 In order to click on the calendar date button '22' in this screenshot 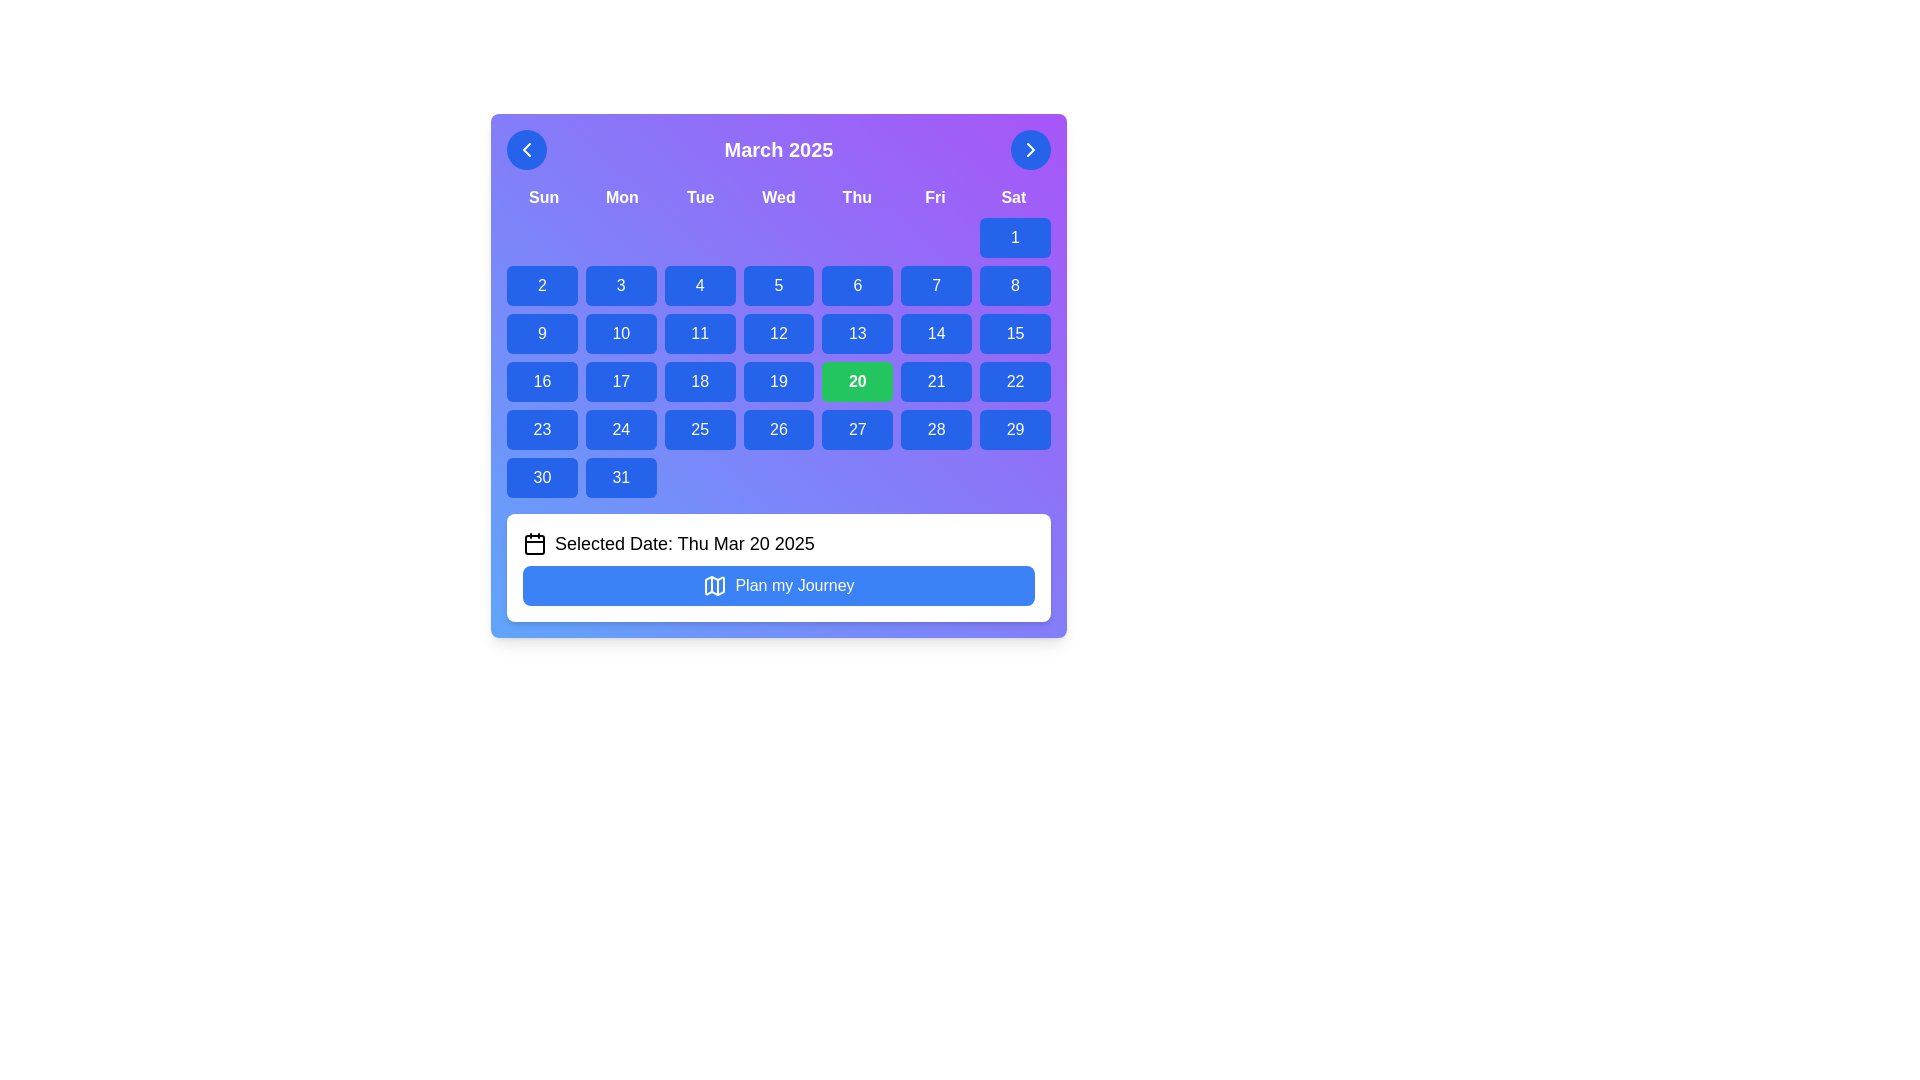, I will do `click(1015, 381)`.